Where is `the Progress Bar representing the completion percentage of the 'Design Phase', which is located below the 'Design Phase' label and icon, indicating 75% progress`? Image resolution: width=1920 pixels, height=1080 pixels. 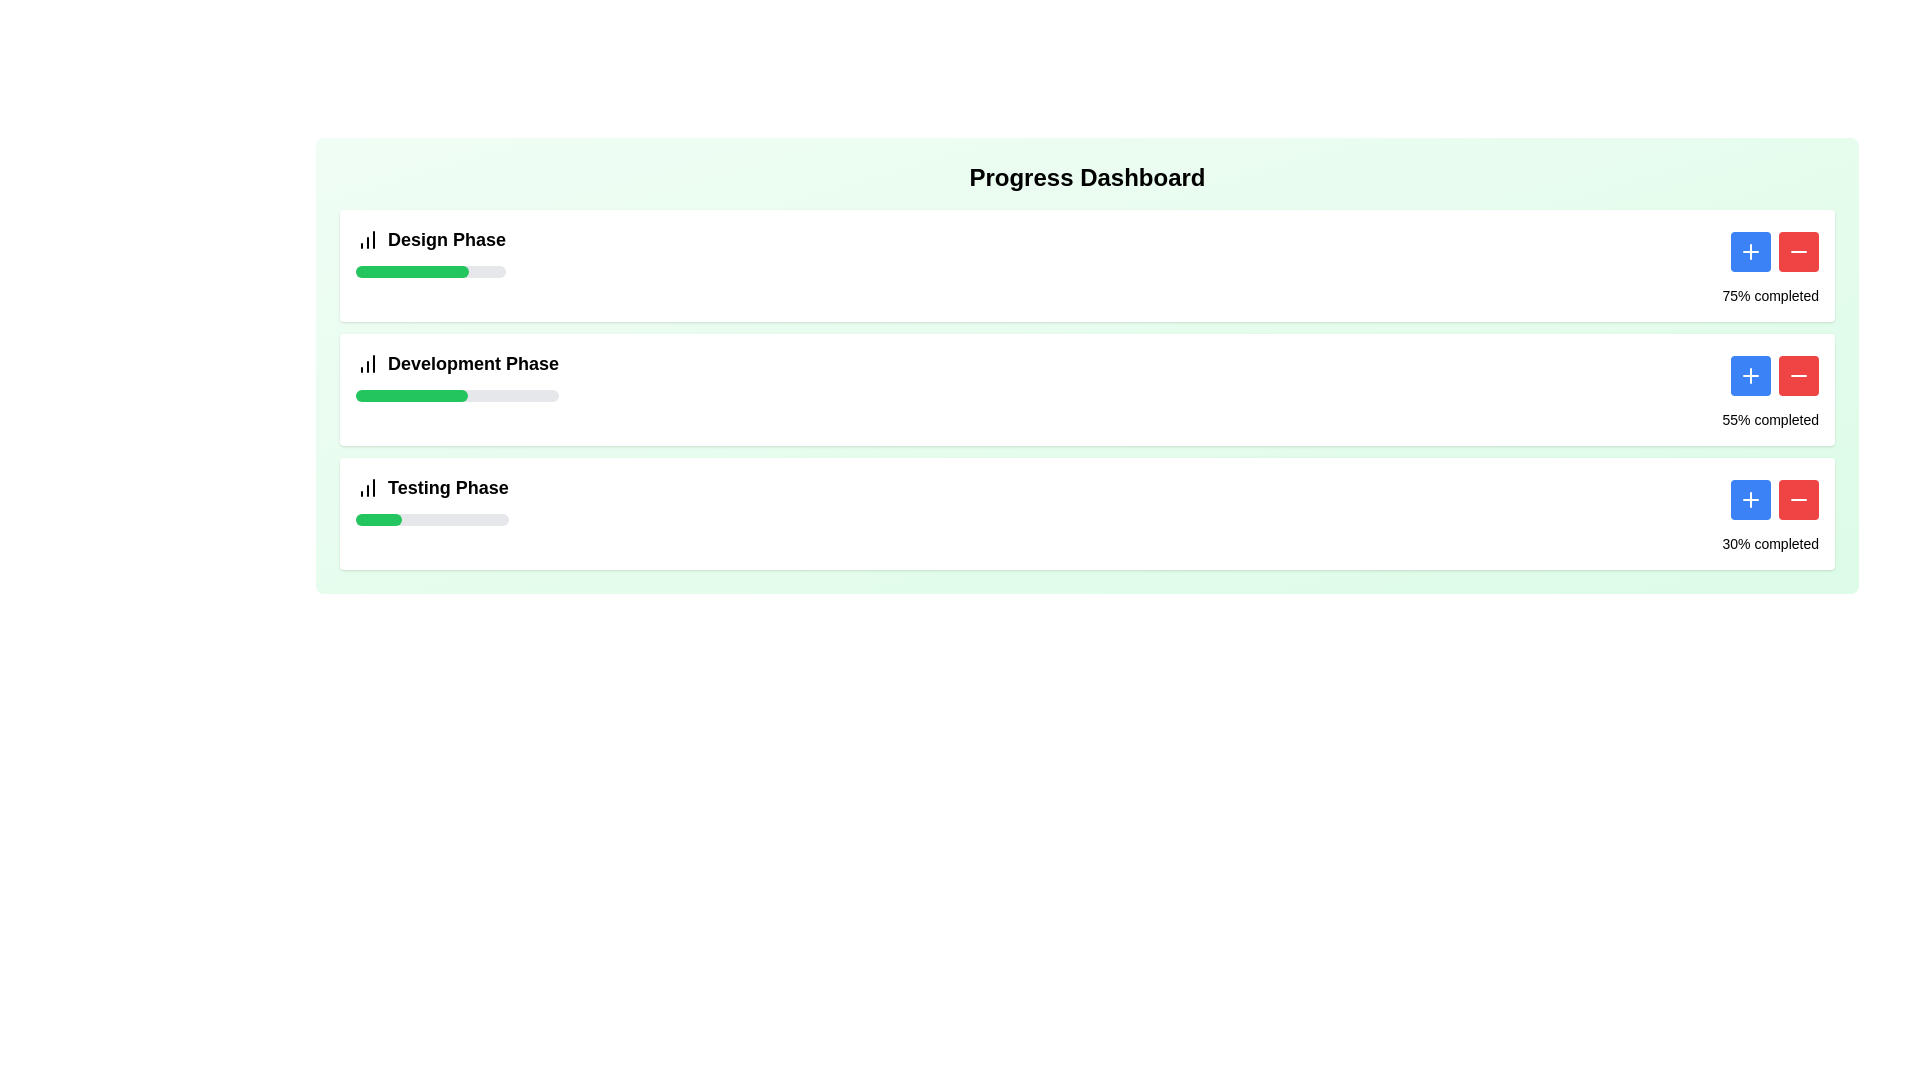
the Progress Bar representing the completion percentage of the 'Design Phase', which is located below the 'Design Phase' label and icon, indicating 75% progress is located at coordinates (430, 272).